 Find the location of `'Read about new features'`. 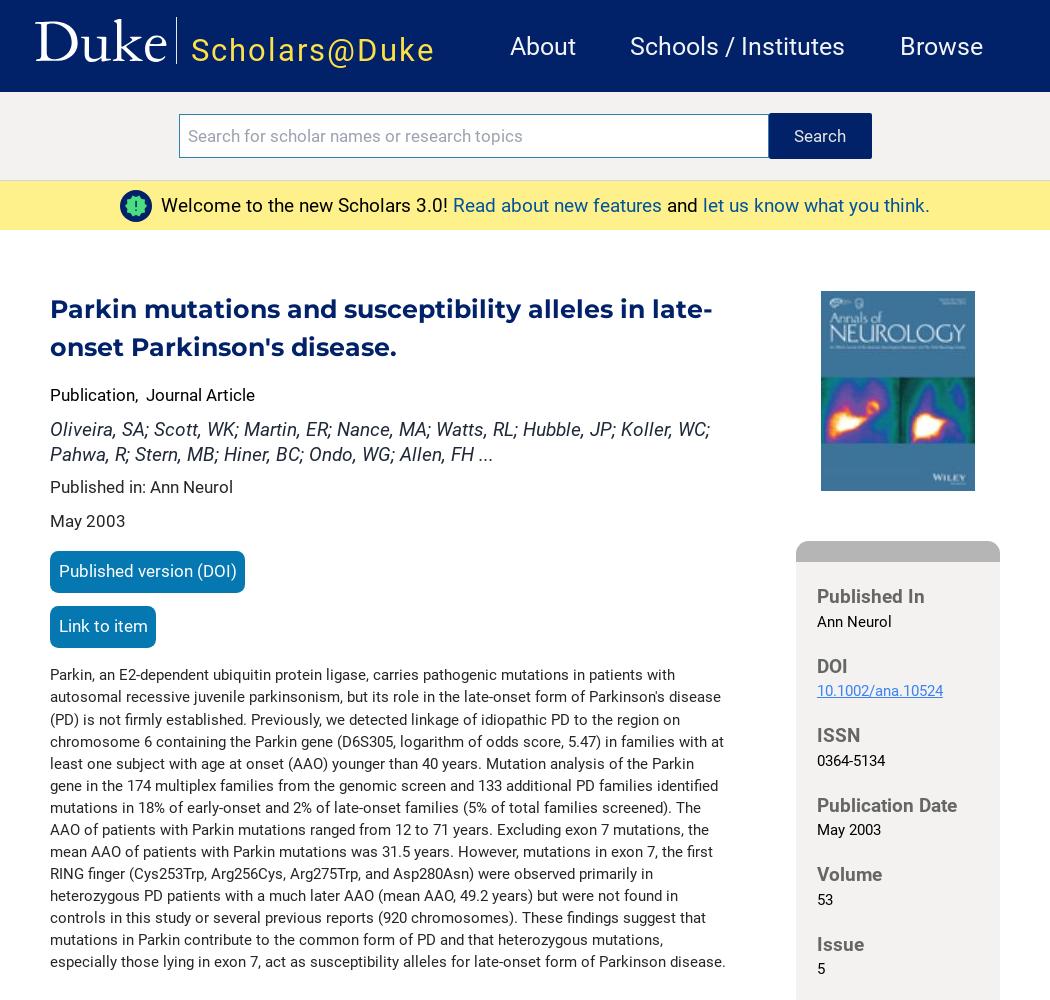

'Read about new features' is located at coordinates (559, 203).